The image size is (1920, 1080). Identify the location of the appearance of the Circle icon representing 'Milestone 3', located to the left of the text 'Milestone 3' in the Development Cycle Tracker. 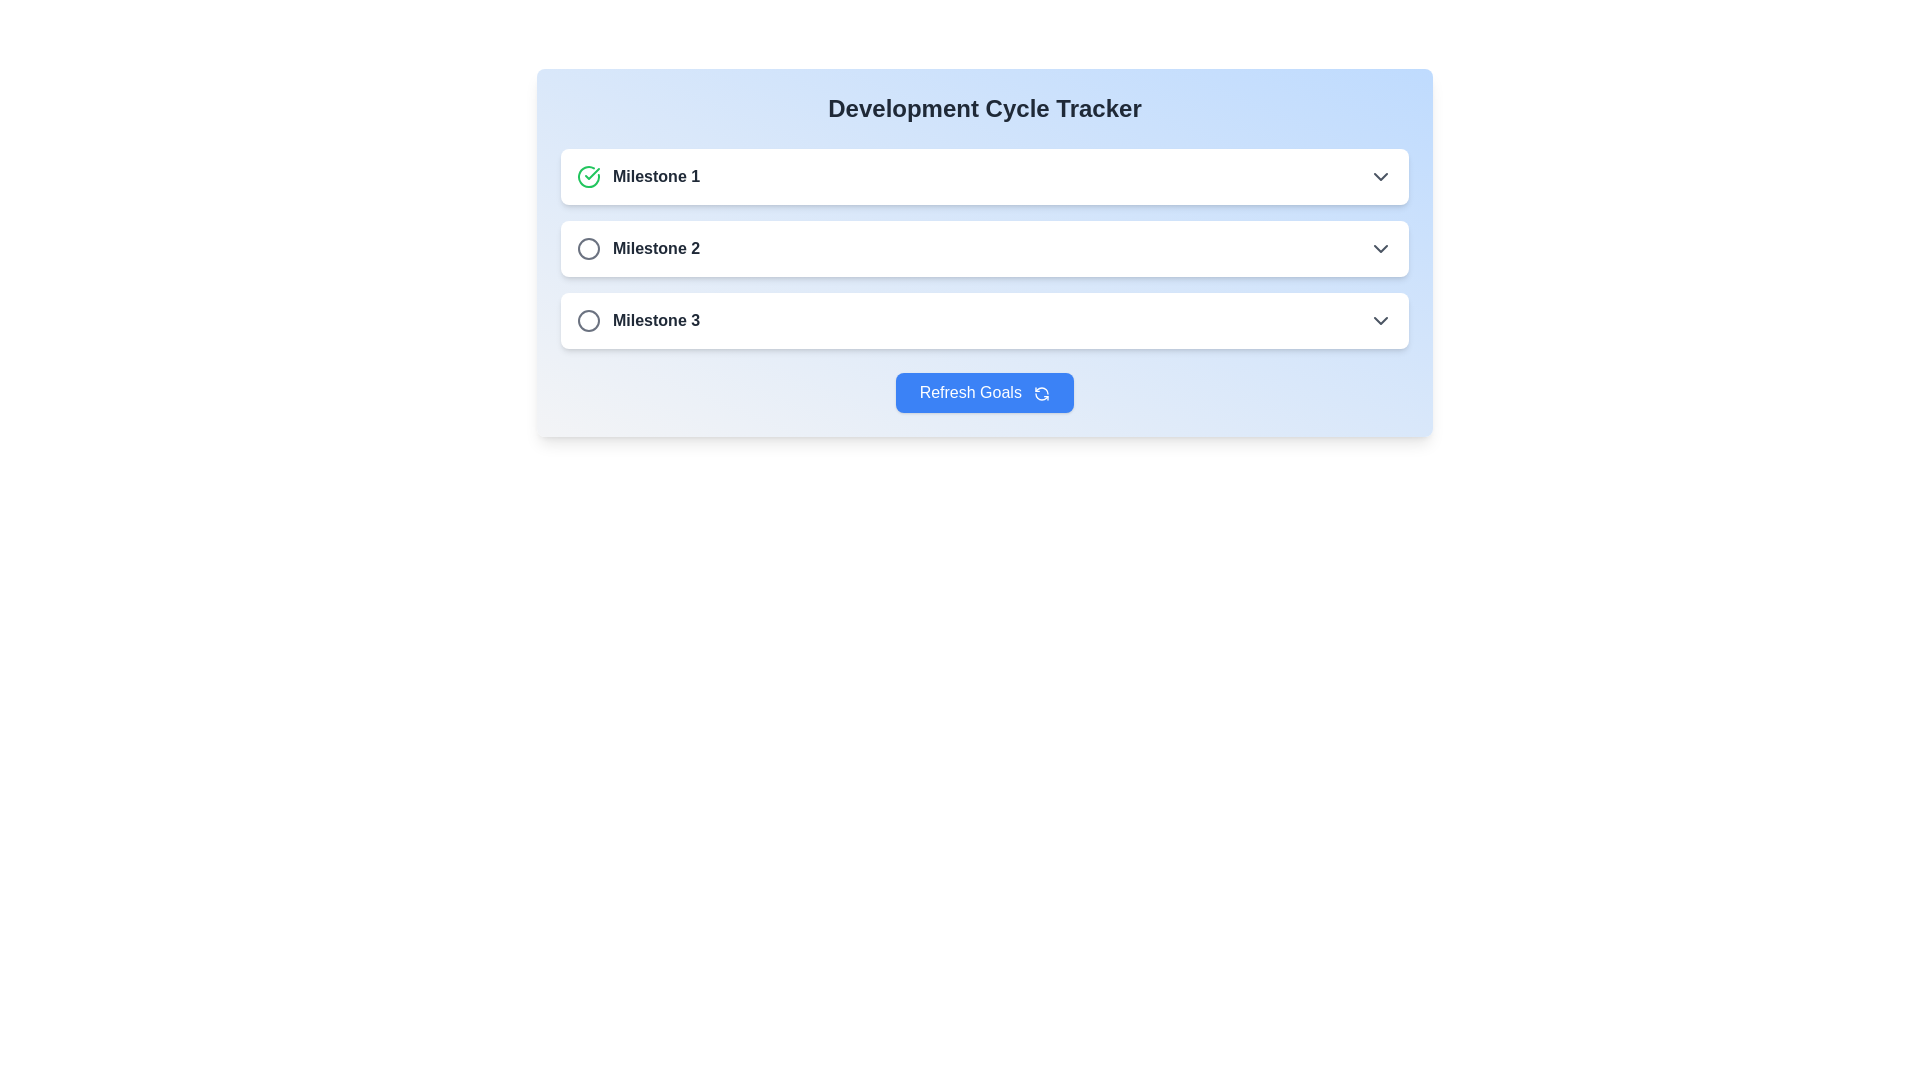
(588, 319).